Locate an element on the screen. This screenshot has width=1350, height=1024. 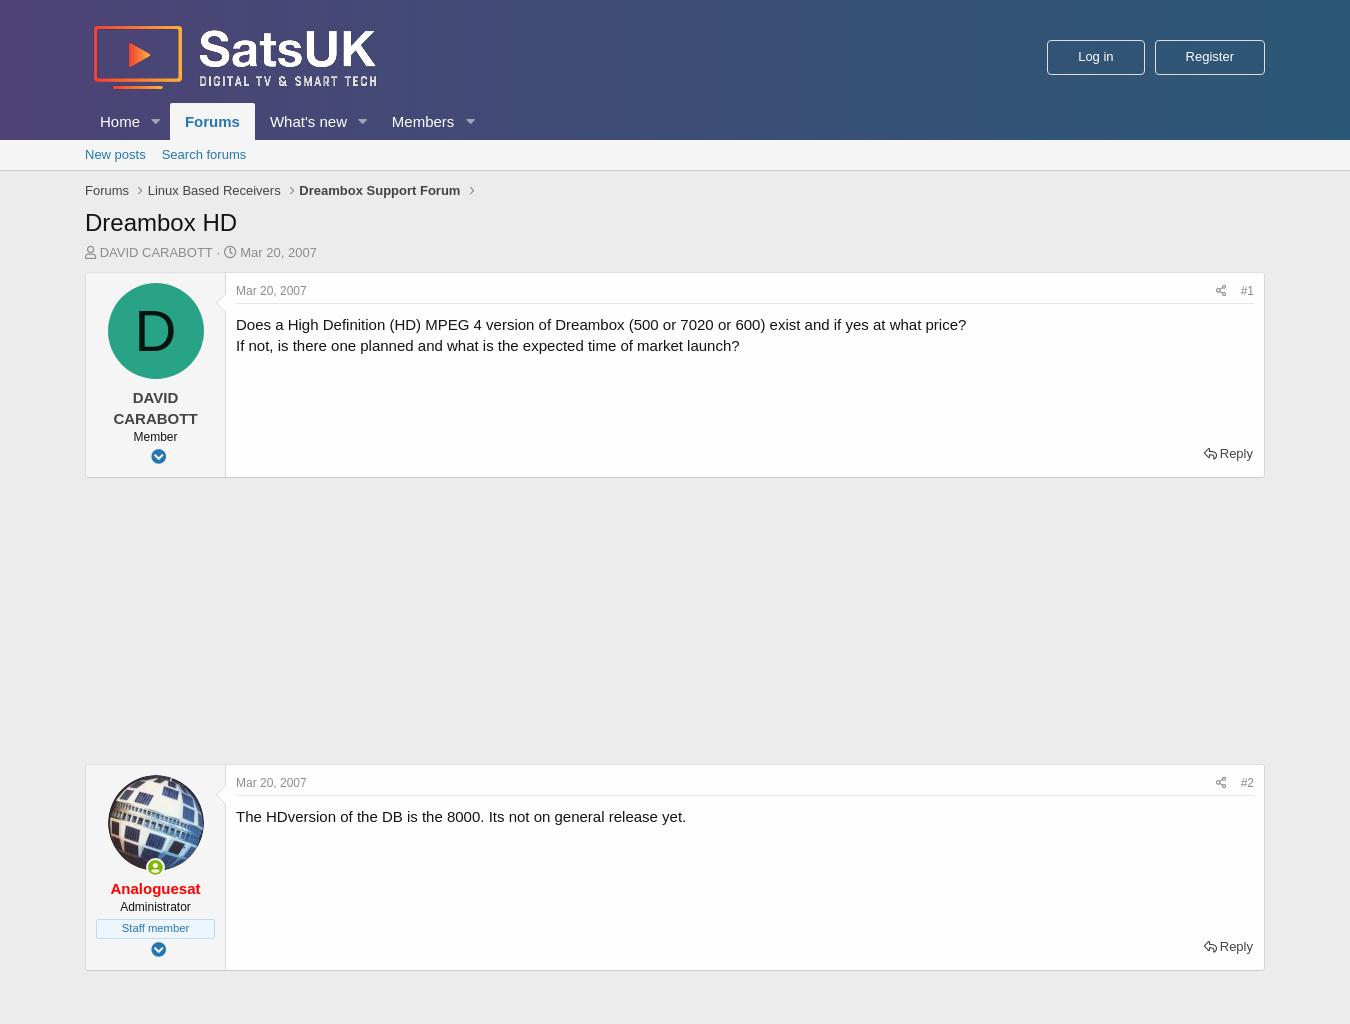
'Does a High Definition (HD) MPEG 4 version of Dreambox (500 or 7020 or 600) exist and if yes at what price?' is located at coordinates (601, 323).